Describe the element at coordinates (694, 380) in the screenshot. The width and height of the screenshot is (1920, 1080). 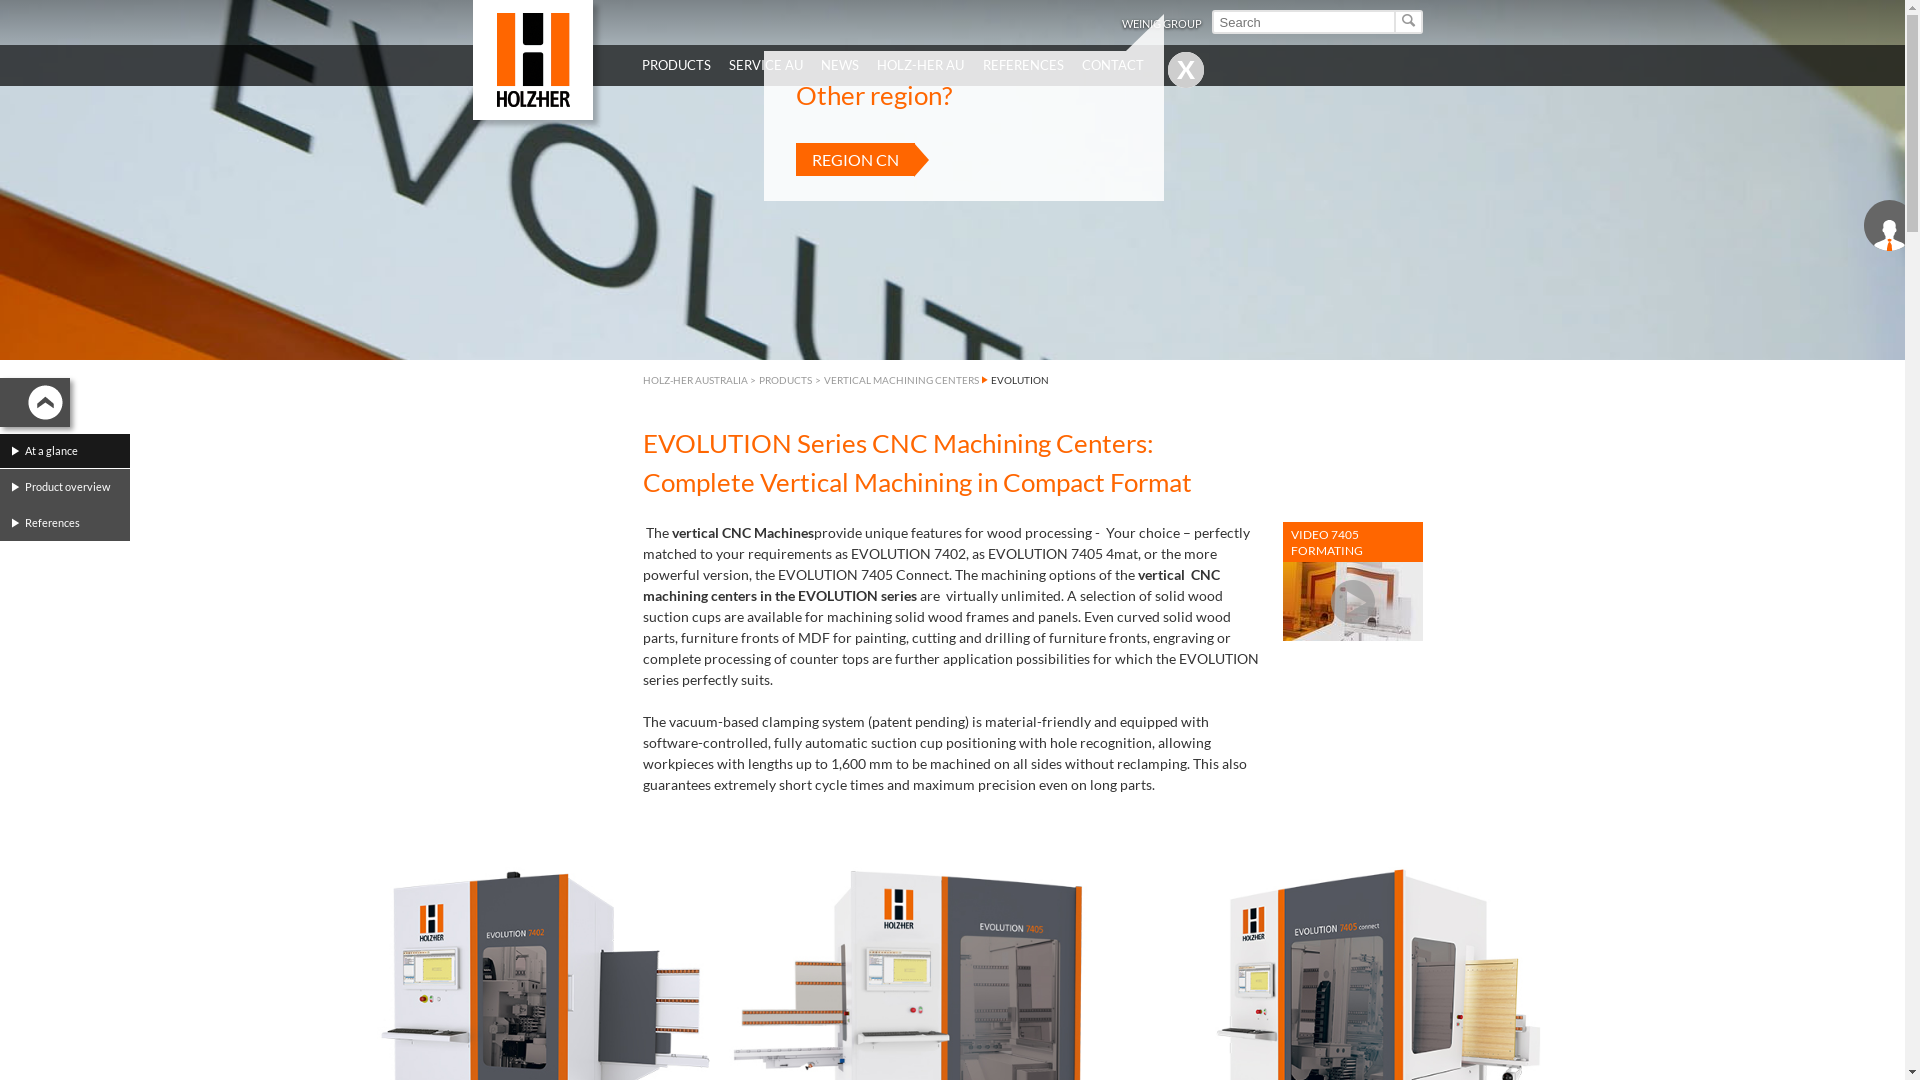
I see `'HOLZ-HER AUSTRALIA'` at that location.